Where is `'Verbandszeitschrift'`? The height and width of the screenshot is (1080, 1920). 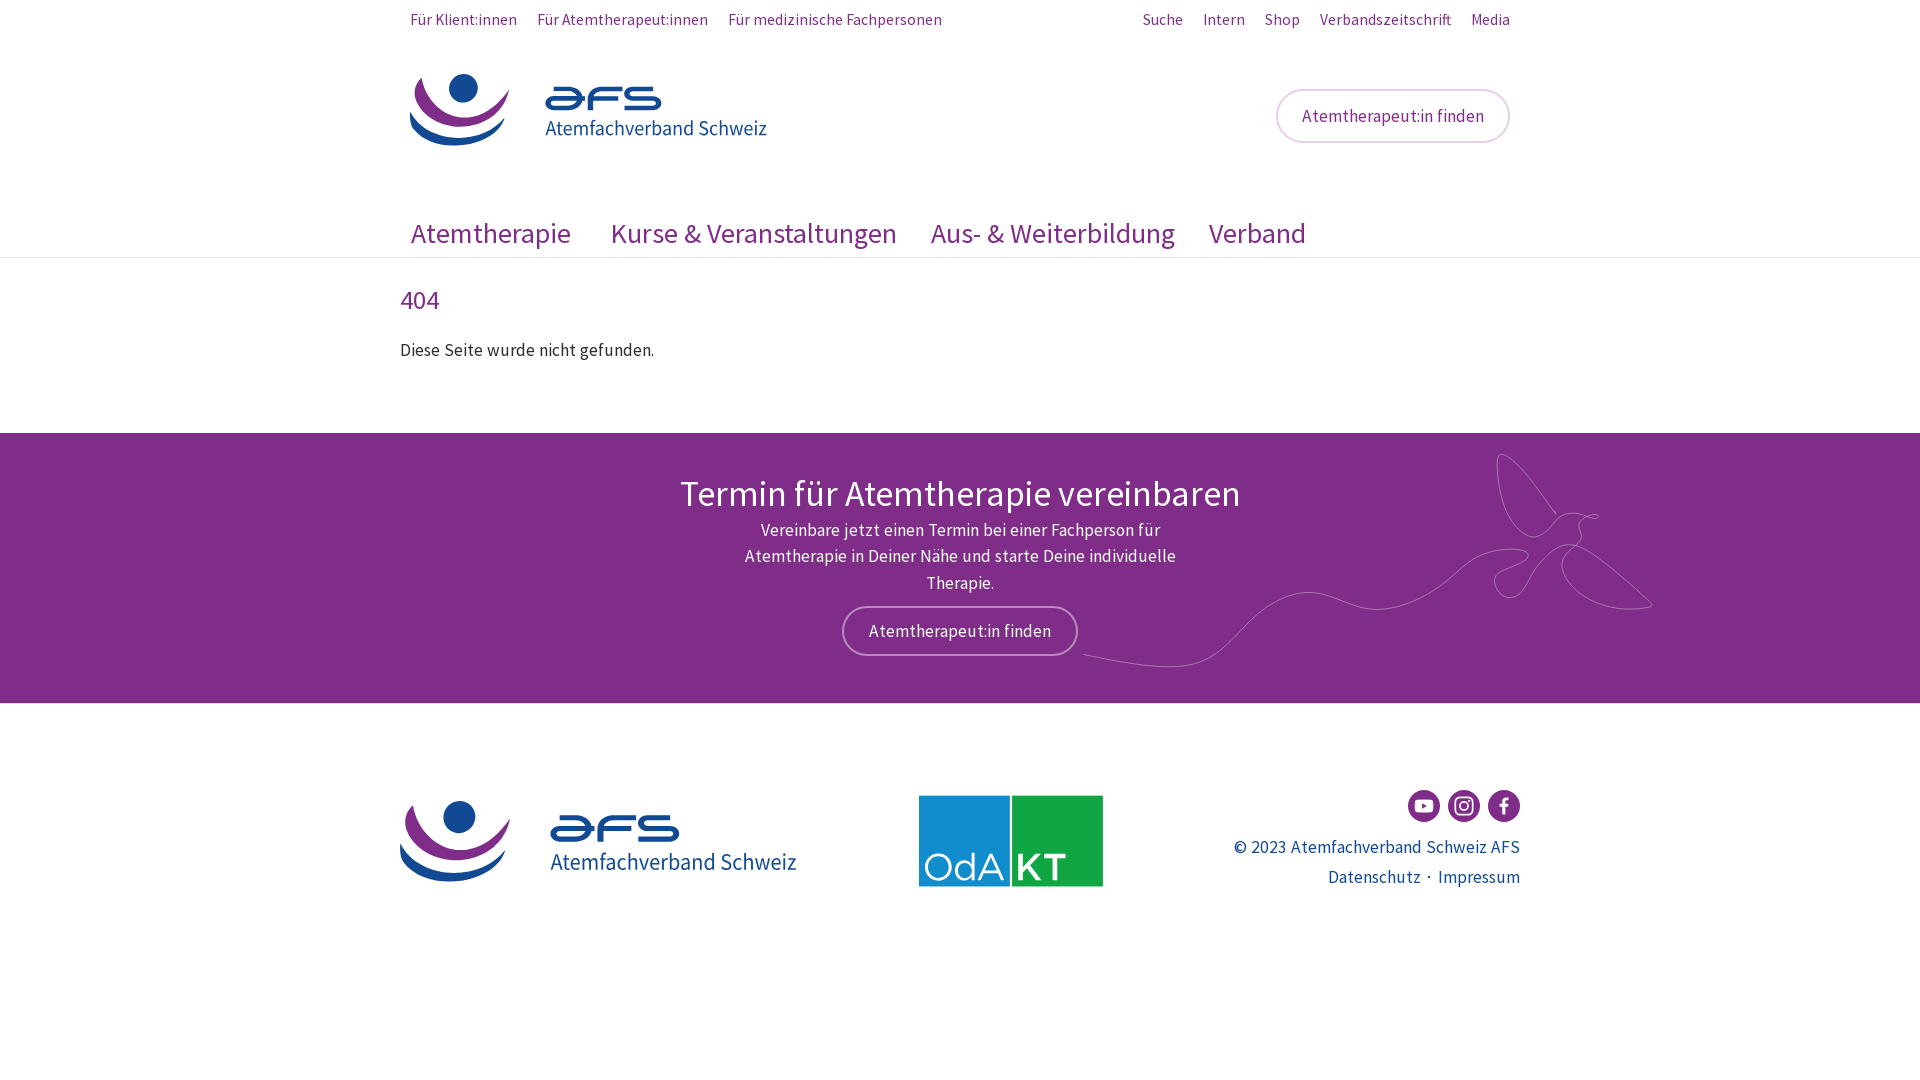
'Verbandszeitschrift' is located at coordinates (1320, 19).